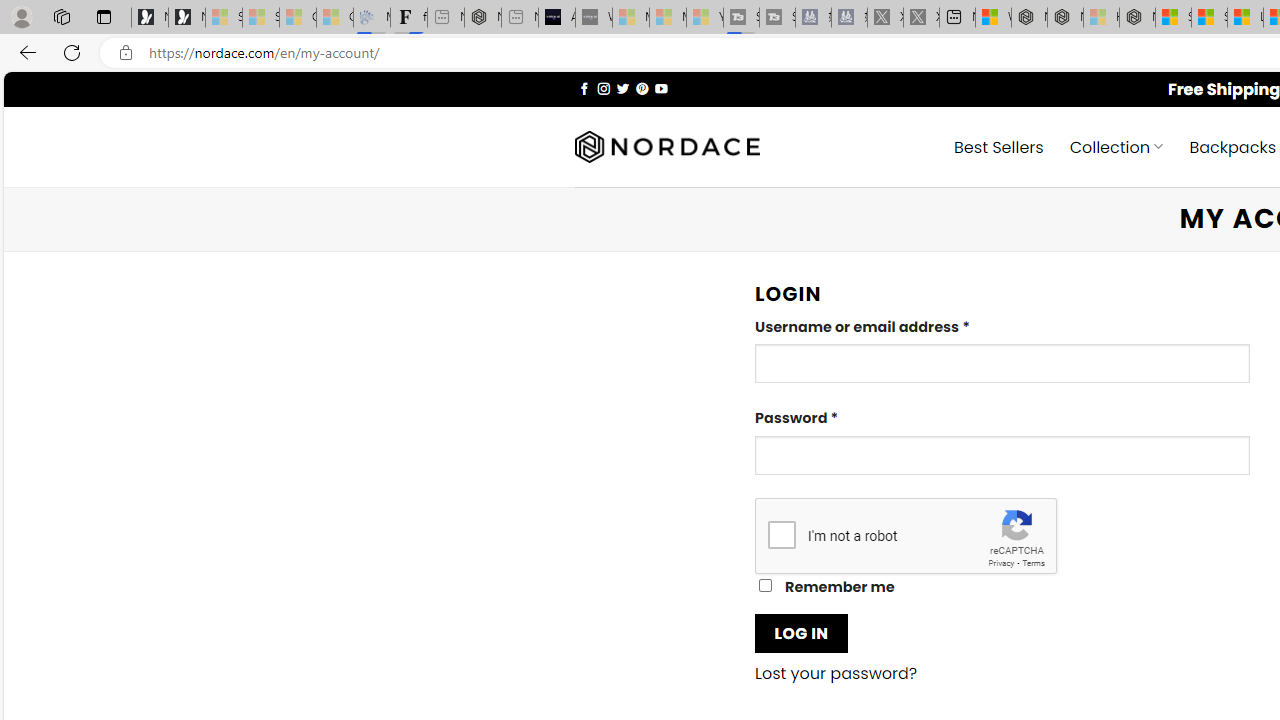 Image resolution: width=1280 pixels, height=720 pixels. I want to click on 'Follow on Twitter', so click(621, 87).